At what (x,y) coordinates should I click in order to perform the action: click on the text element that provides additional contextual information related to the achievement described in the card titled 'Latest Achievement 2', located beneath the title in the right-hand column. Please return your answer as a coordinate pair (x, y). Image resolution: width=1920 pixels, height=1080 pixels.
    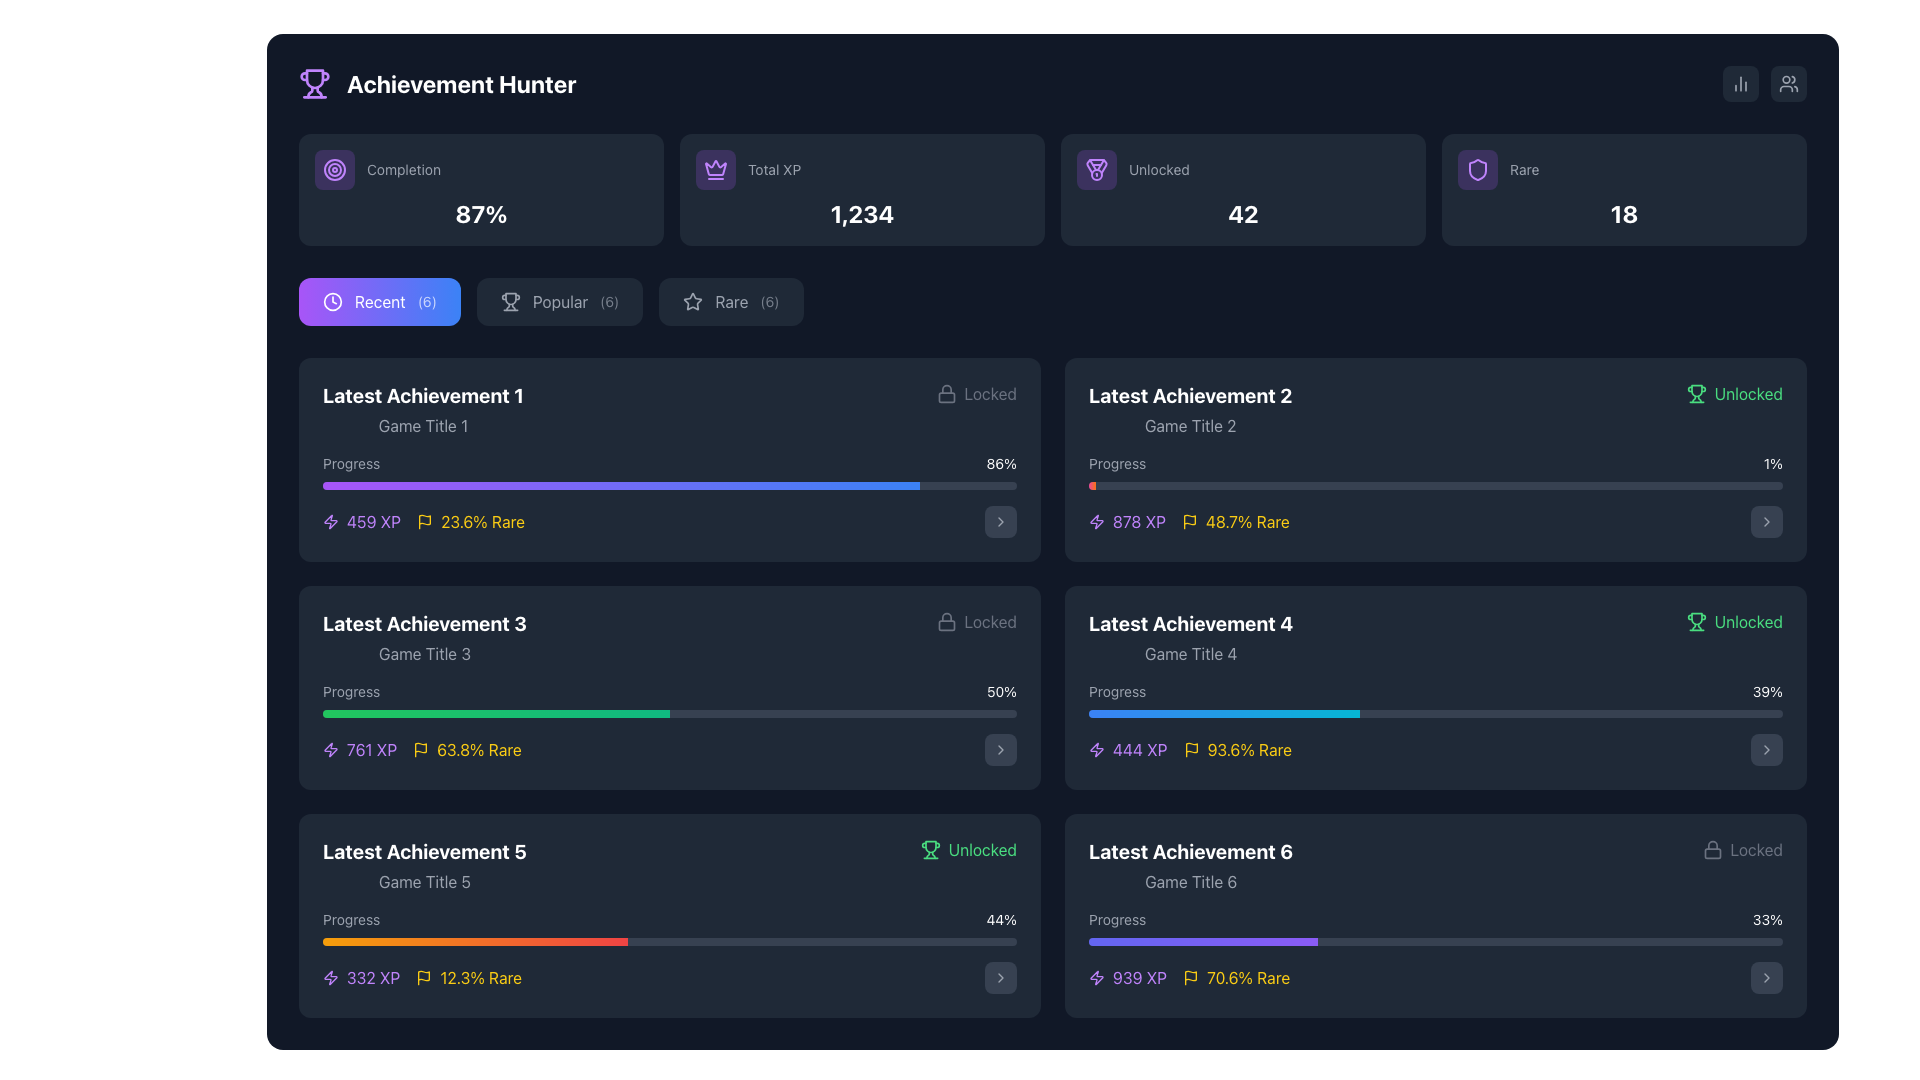
    Looking at the image, I should click on (1190, 424).